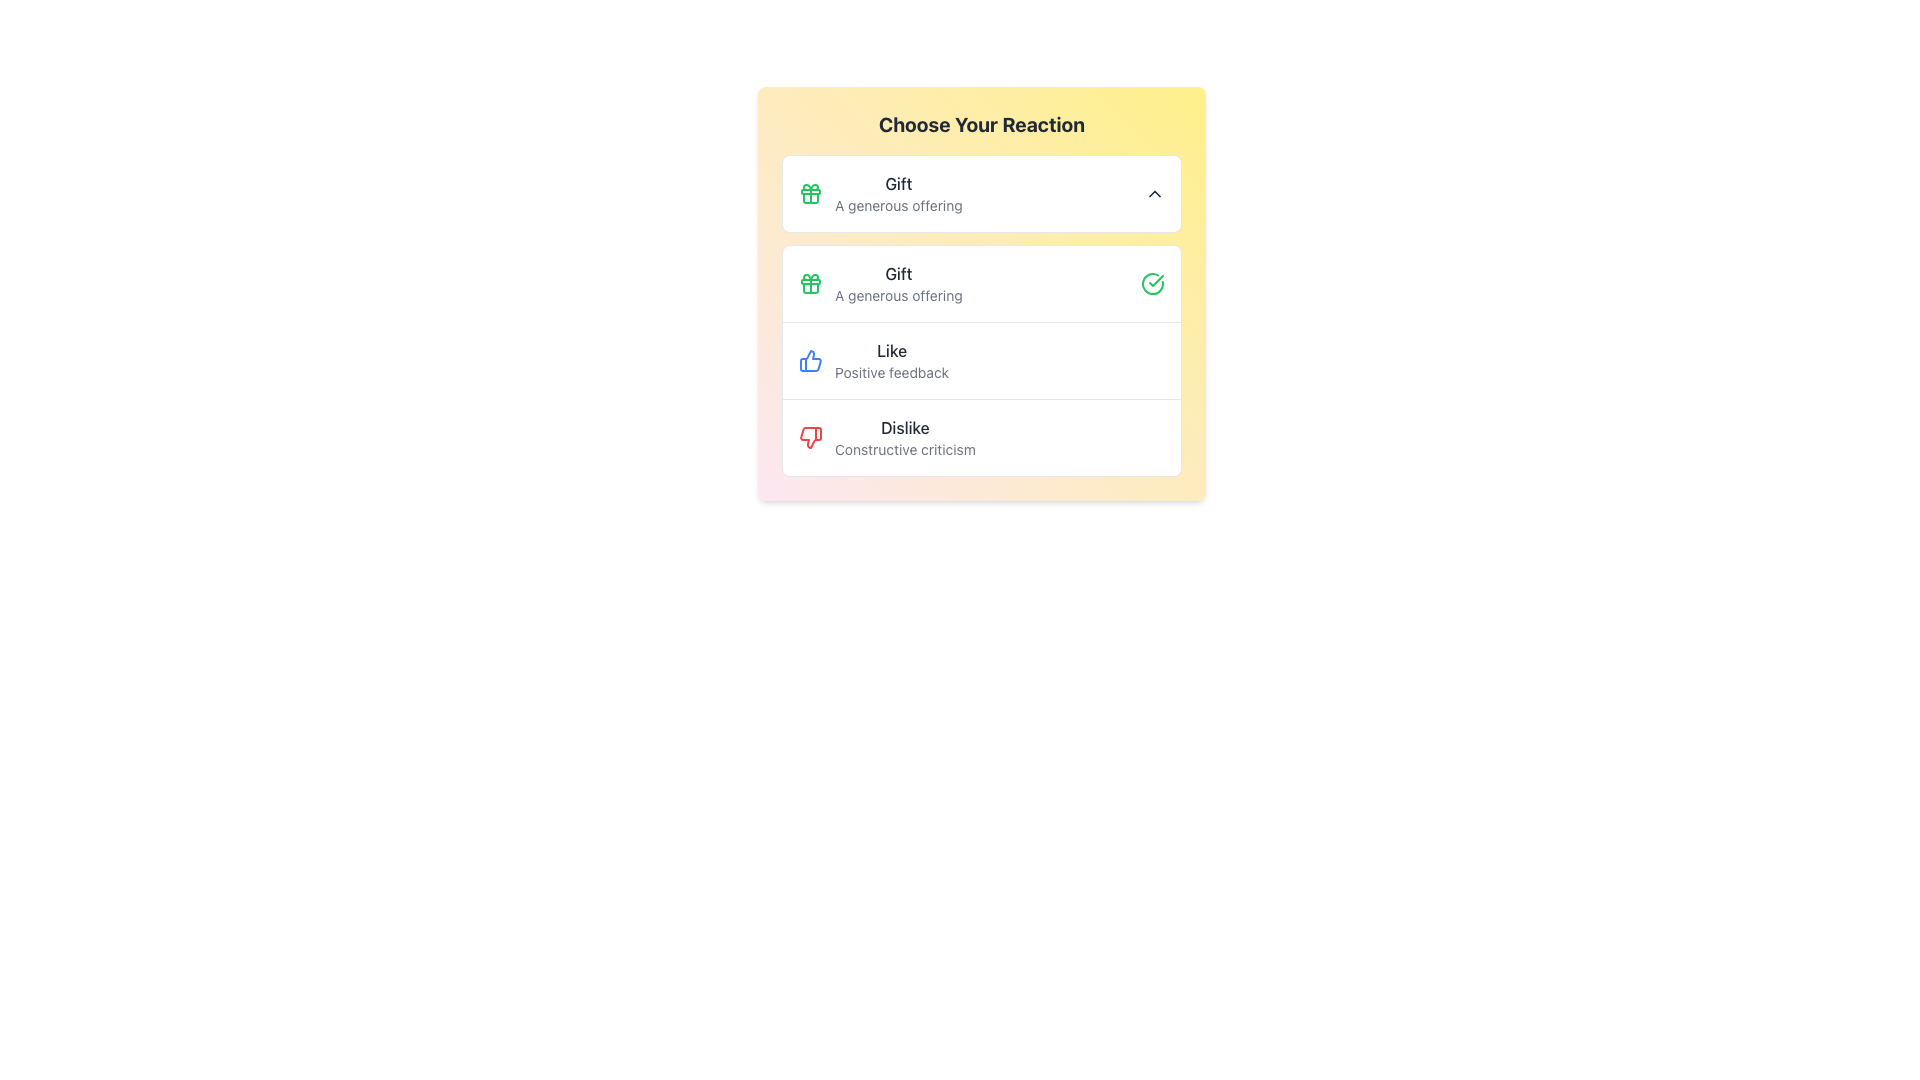  What do you see at coordinates (897, 296) in the screenshot?
I see `text from the label that displays 'A generous offering', which is styled with a smaller font size and lighter gray color, located below the bold text 'Gift' in the second list entry of a vertically aligned list` at bounding box center [897, 296].